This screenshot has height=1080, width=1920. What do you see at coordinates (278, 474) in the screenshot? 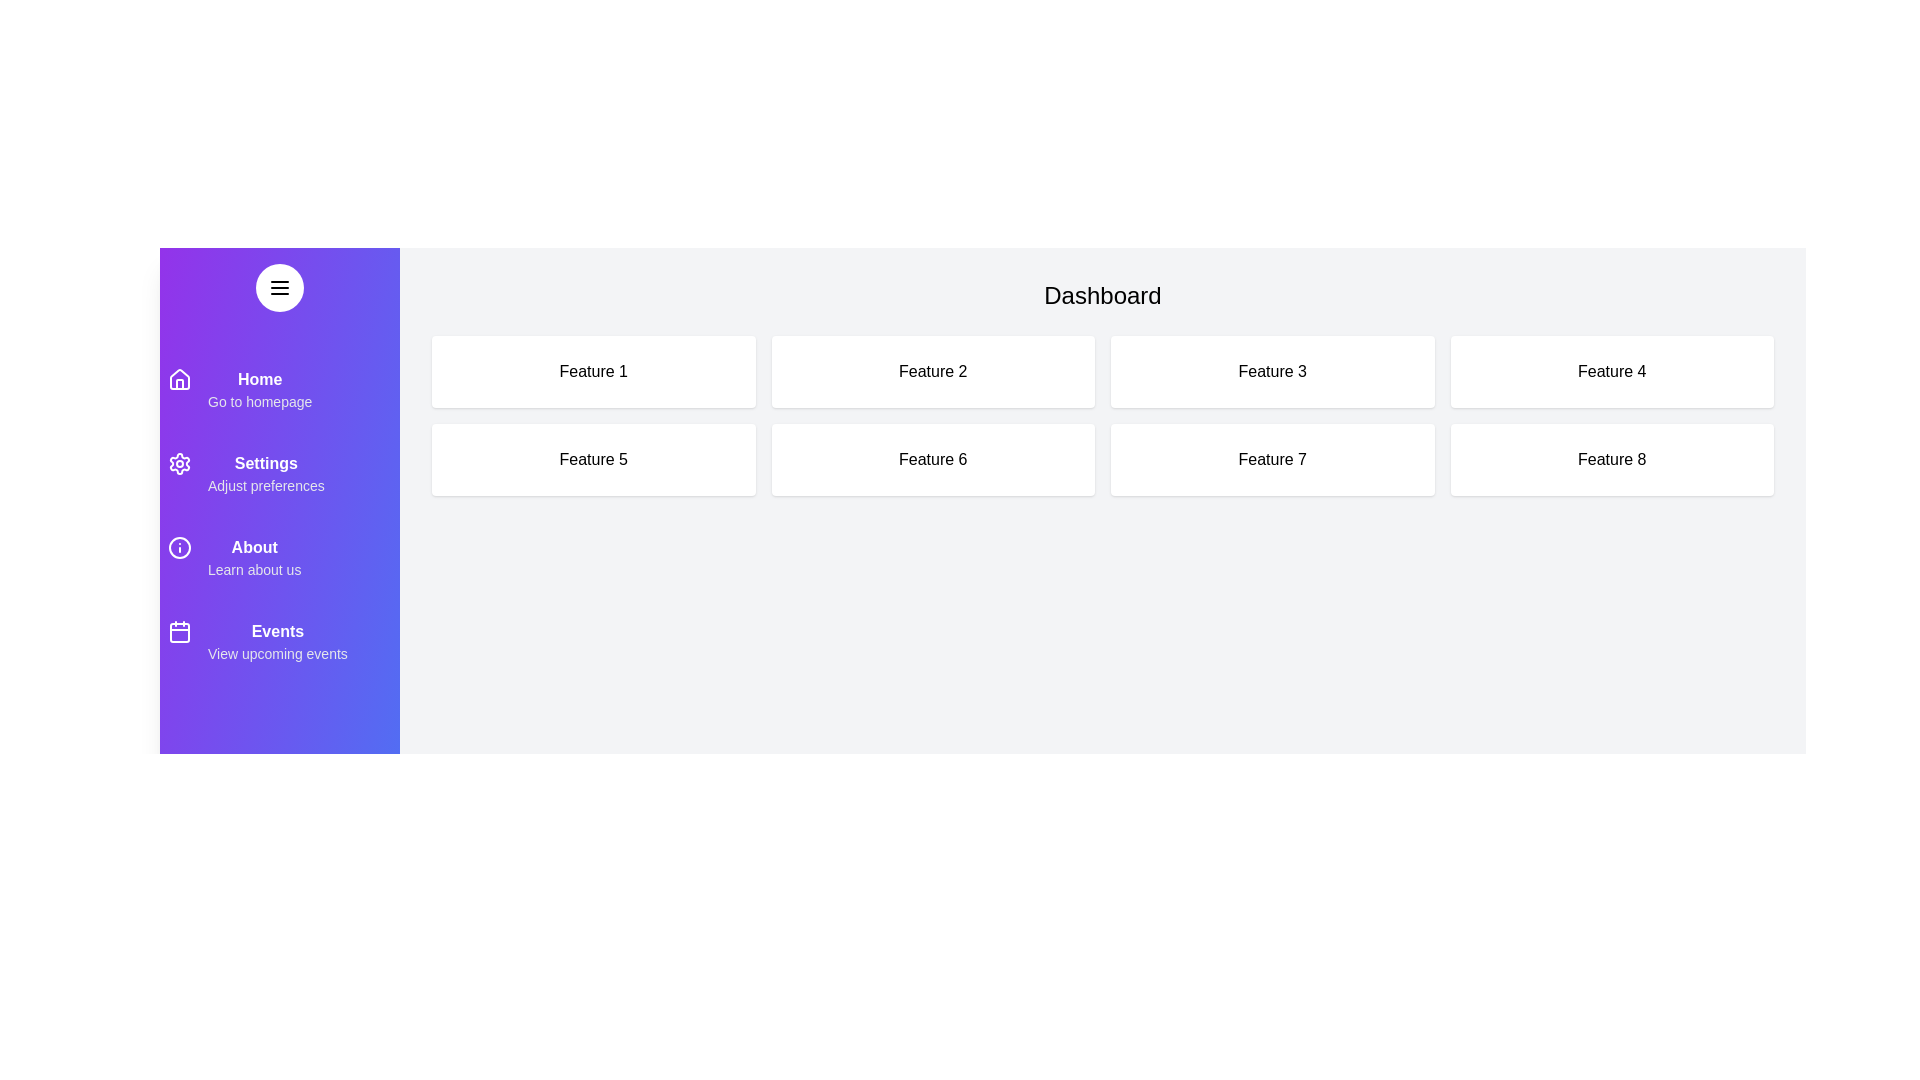
I see `the menu item Settings` at bounding box center [278, 474].